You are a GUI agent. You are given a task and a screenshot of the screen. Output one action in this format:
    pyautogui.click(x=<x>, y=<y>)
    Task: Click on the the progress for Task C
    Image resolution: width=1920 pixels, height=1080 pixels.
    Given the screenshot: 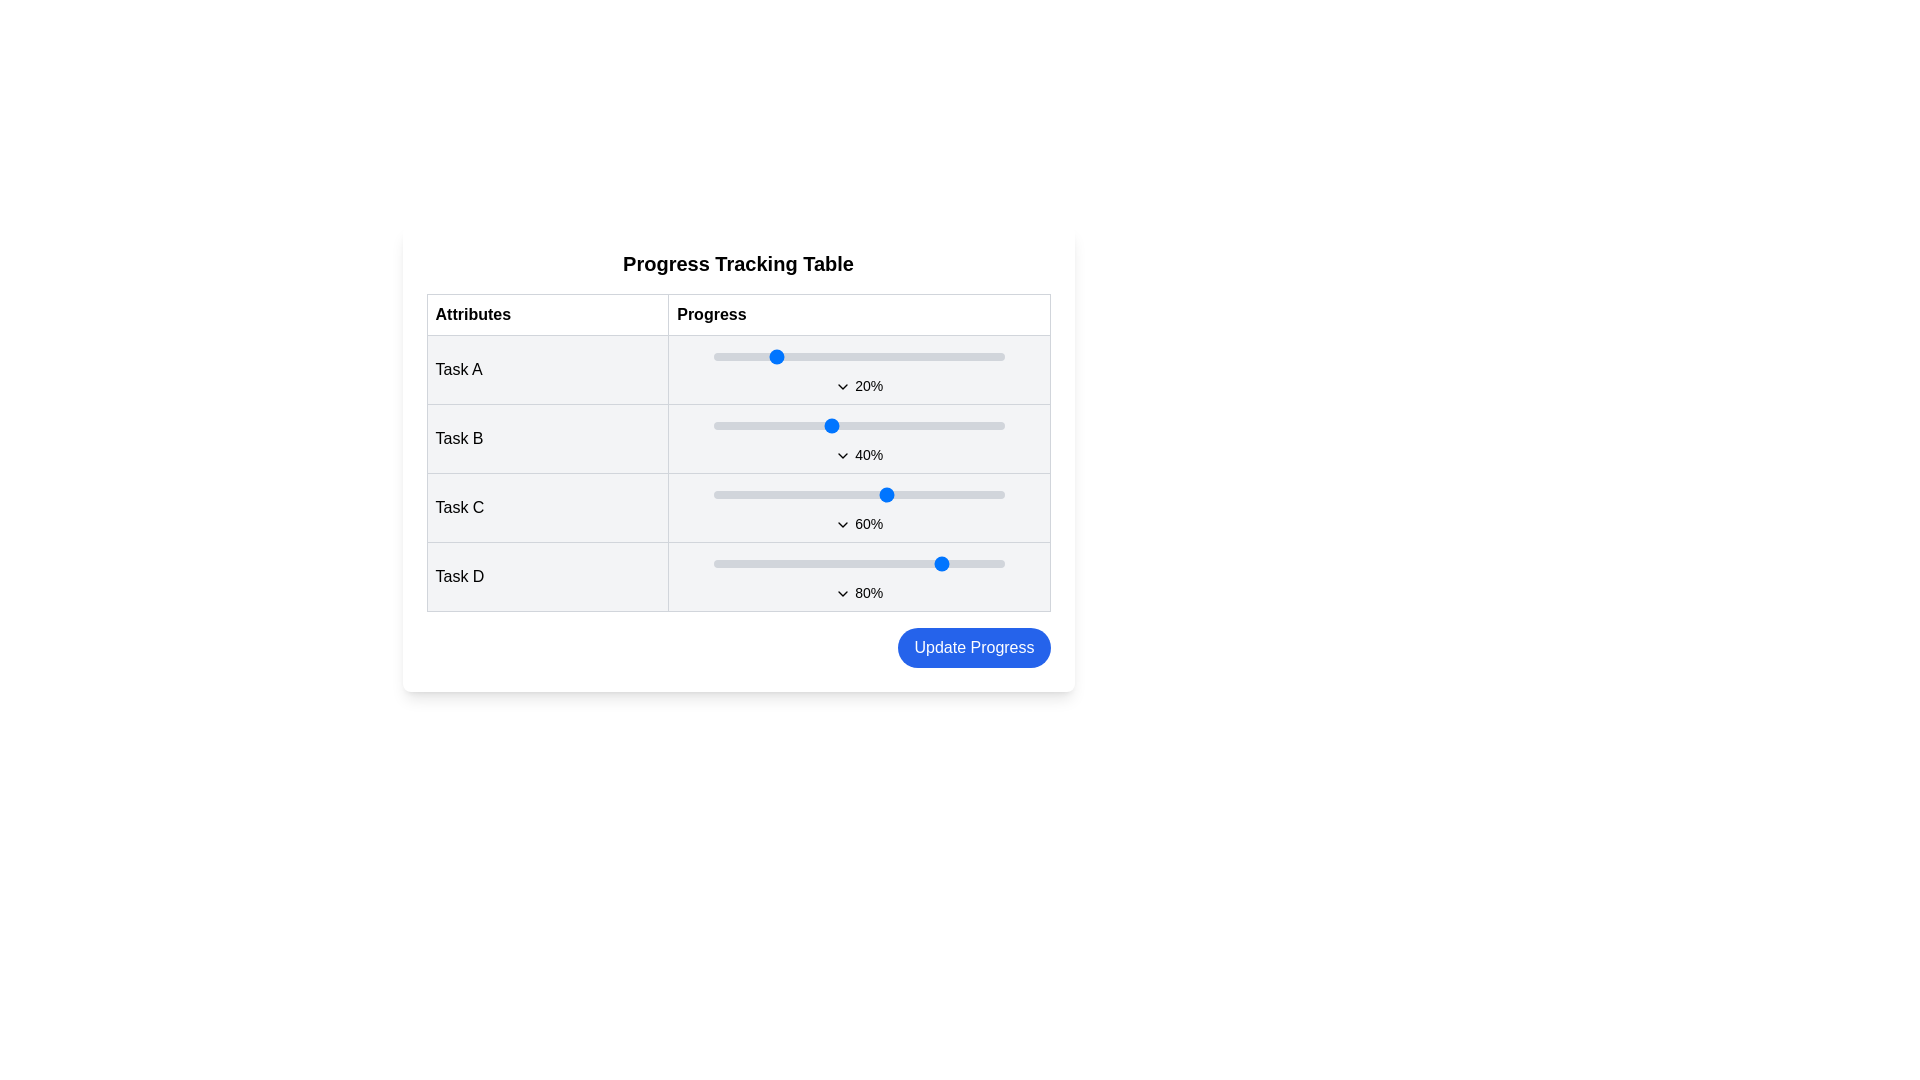 What is the action you would take?
    pyautogui.click(x=1002, y=494)
    